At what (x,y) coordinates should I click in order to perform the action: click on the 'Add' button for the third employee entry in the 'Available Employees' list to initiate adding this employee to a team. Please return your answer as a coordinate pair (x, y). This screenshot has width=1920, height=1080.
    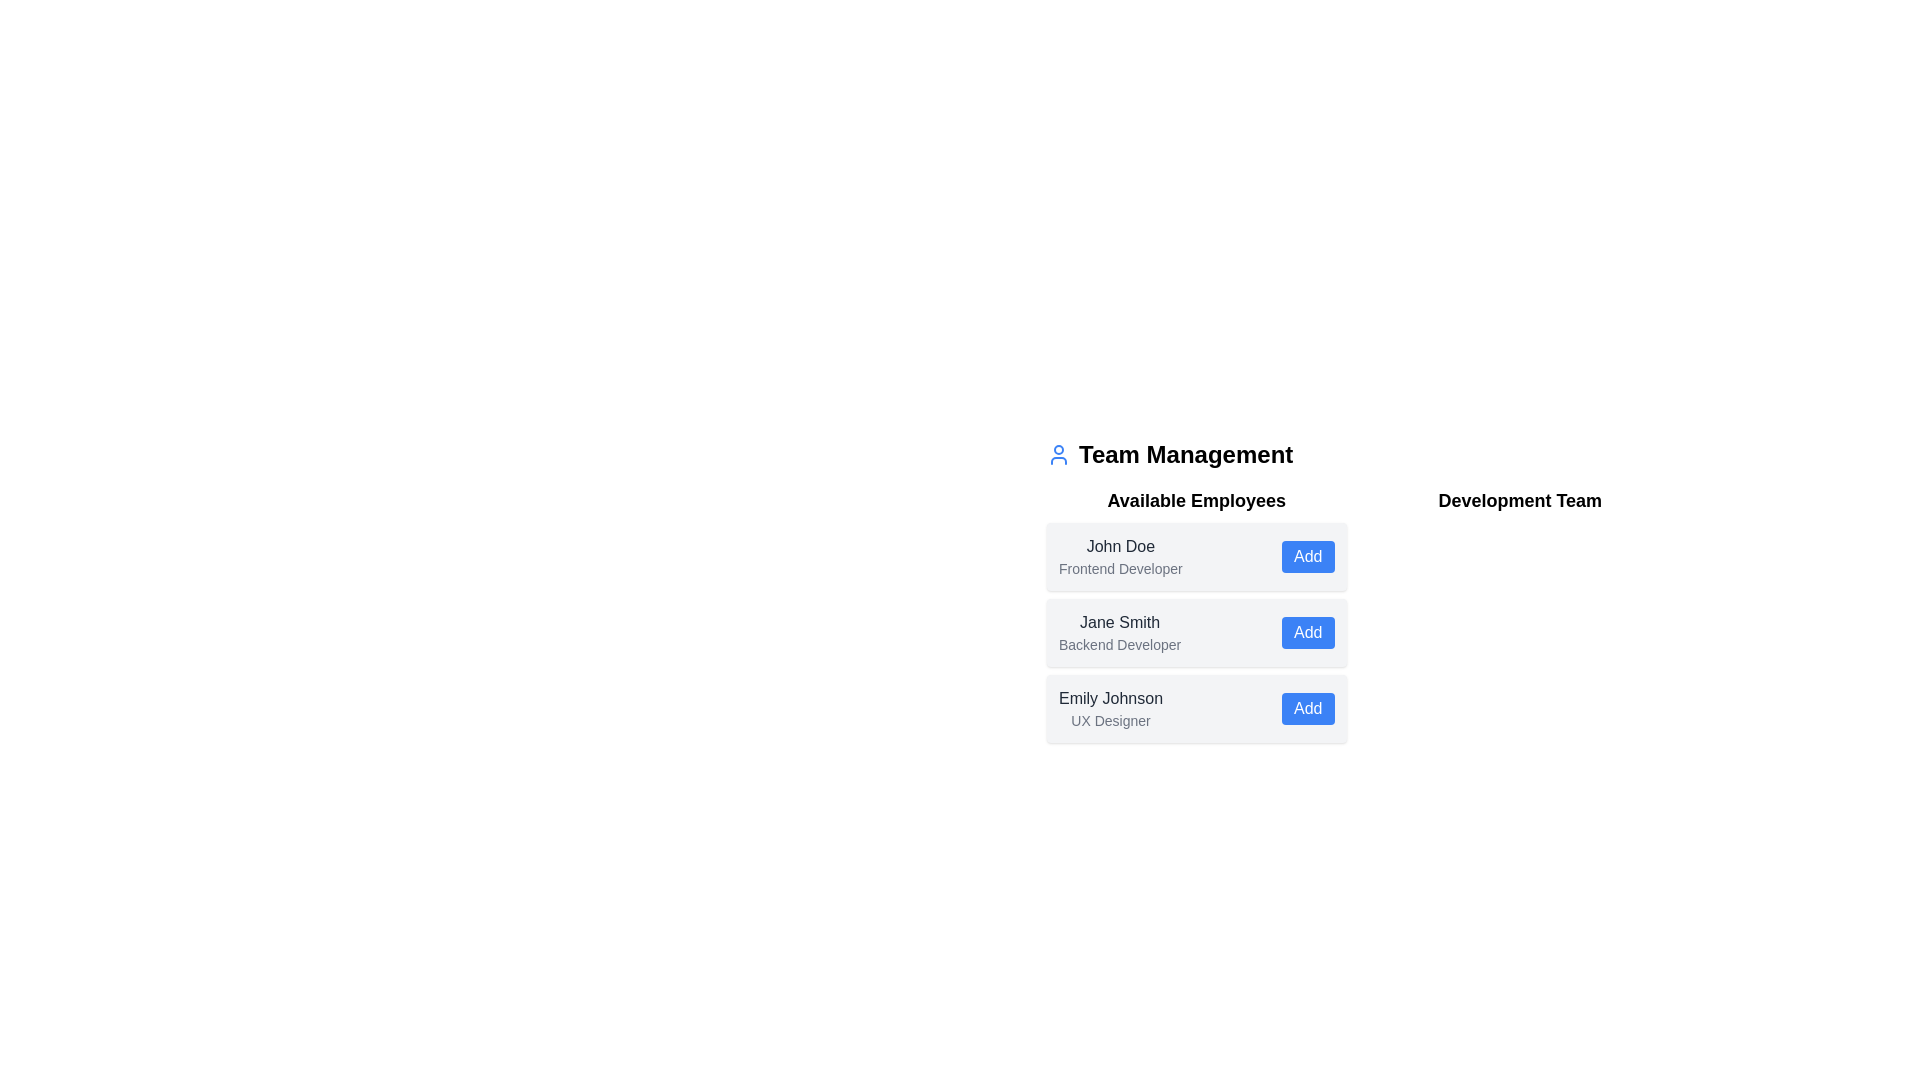
    Looking at the image, I should click on (1196, 708).